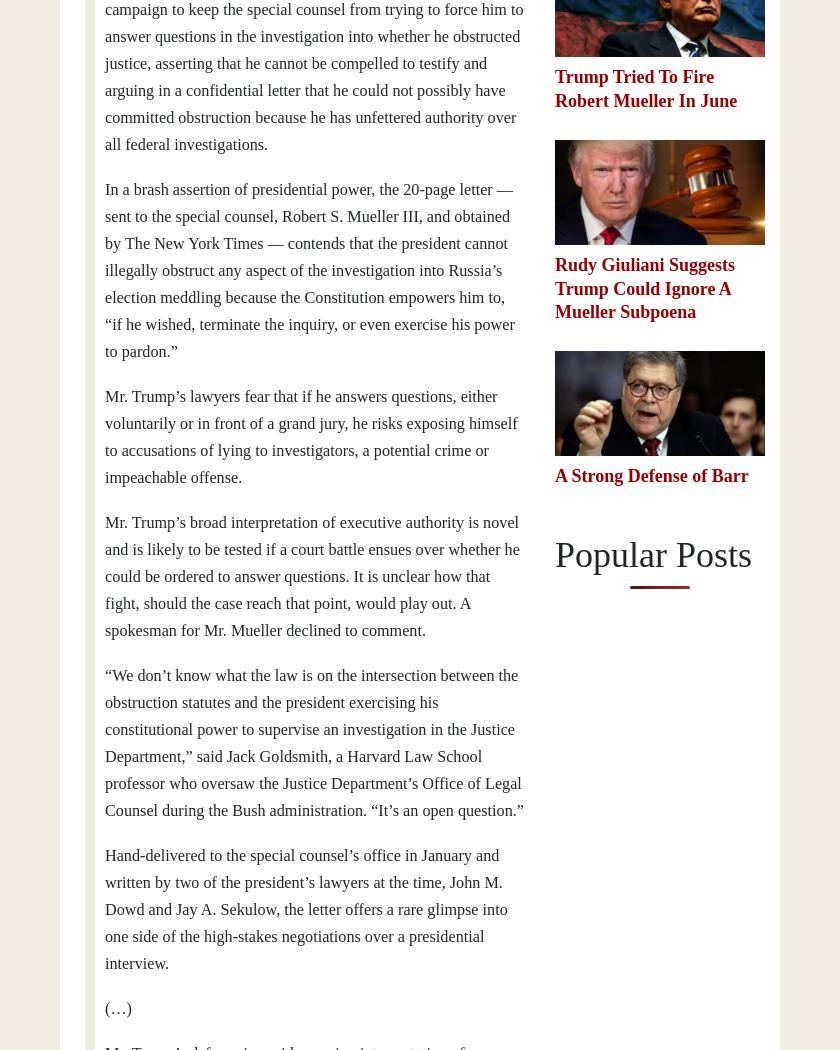  Describe the element at coordinates (309, 270) in the screenshot. I see `'In a brash assertion of presidential power, the 20-page letter — sent to the special counsel, Robert S. Mueller III, and obtained by The New York Times — contends that the president cannot illegally obstruct any aspect of the investigation into Russia’s election meddling because the Constitution empowers him to, “if he wished, terminate the inquiry, or even exercise his power to pardon.”'` at that location.